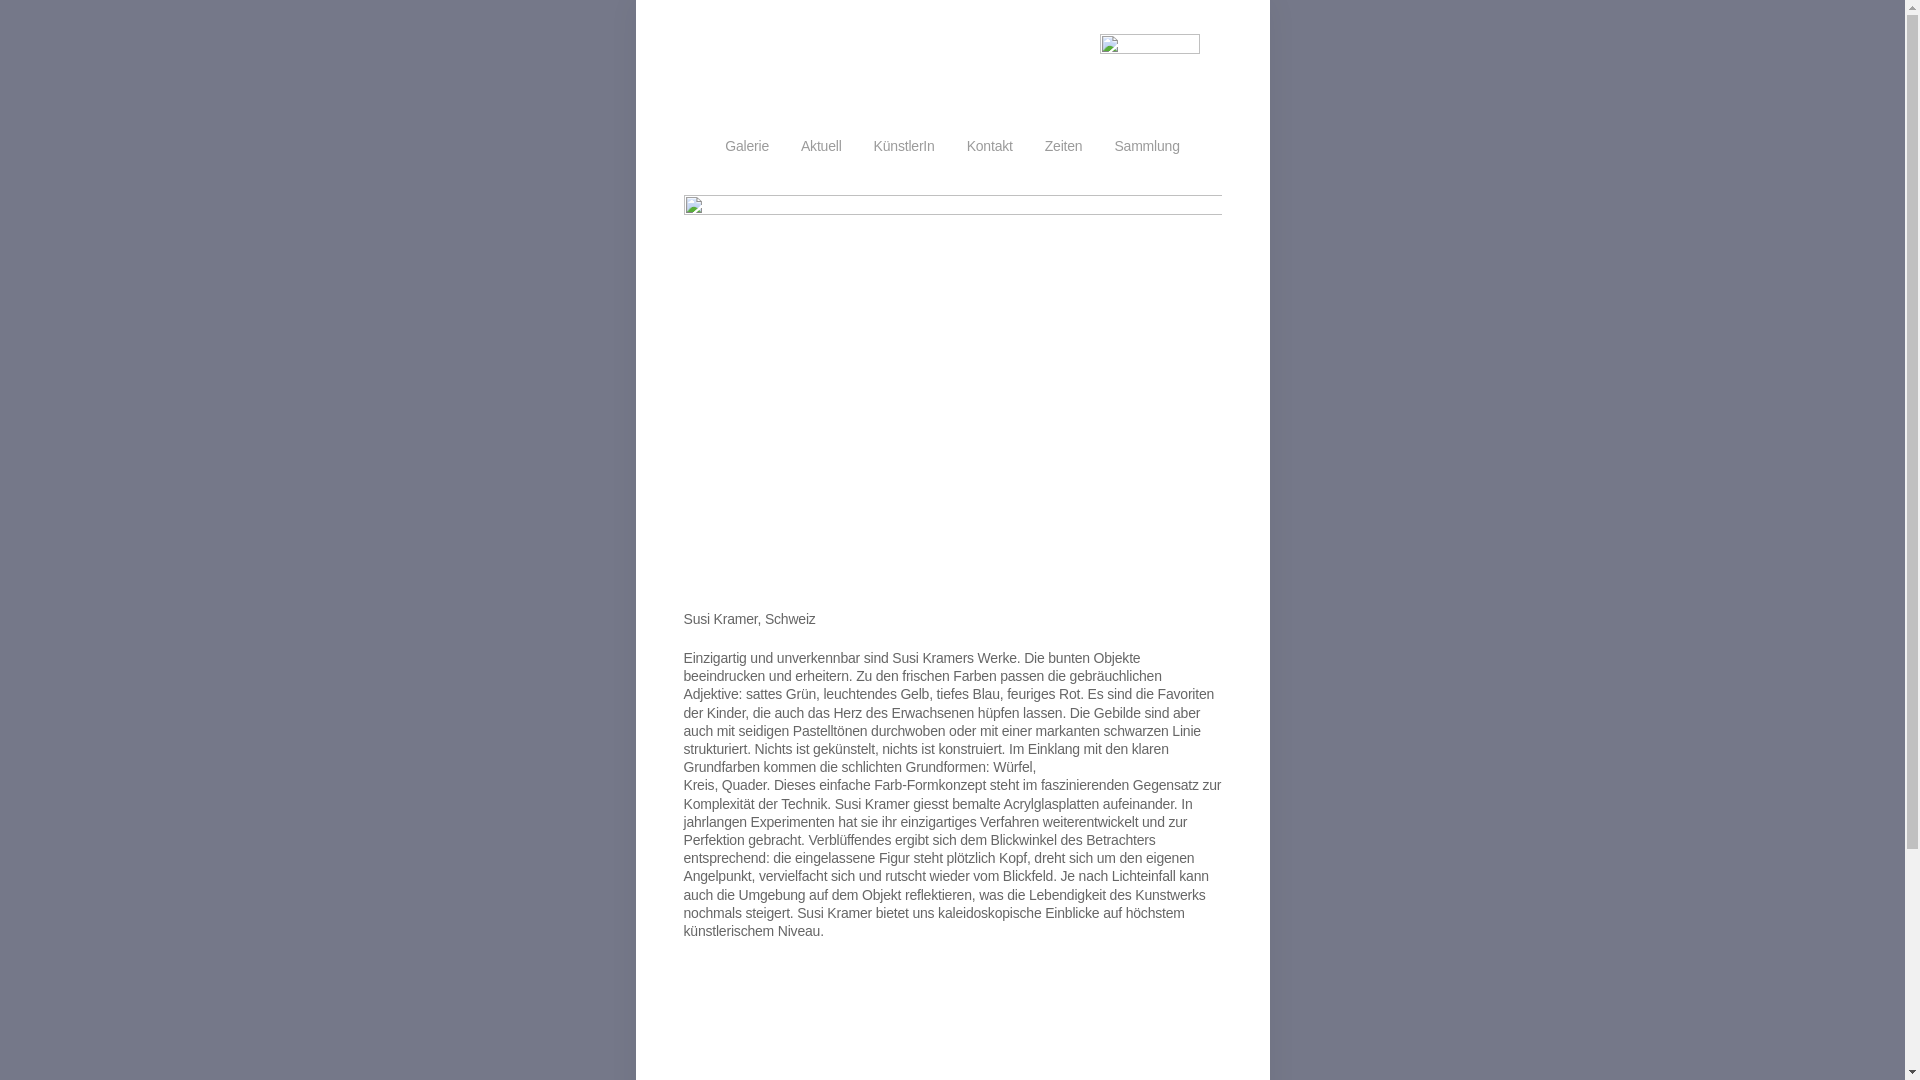 The image size is (1920, 1080). Describe the element at coordinates (746, 145) in the screenshot. I see `'Galerie'` at that location.